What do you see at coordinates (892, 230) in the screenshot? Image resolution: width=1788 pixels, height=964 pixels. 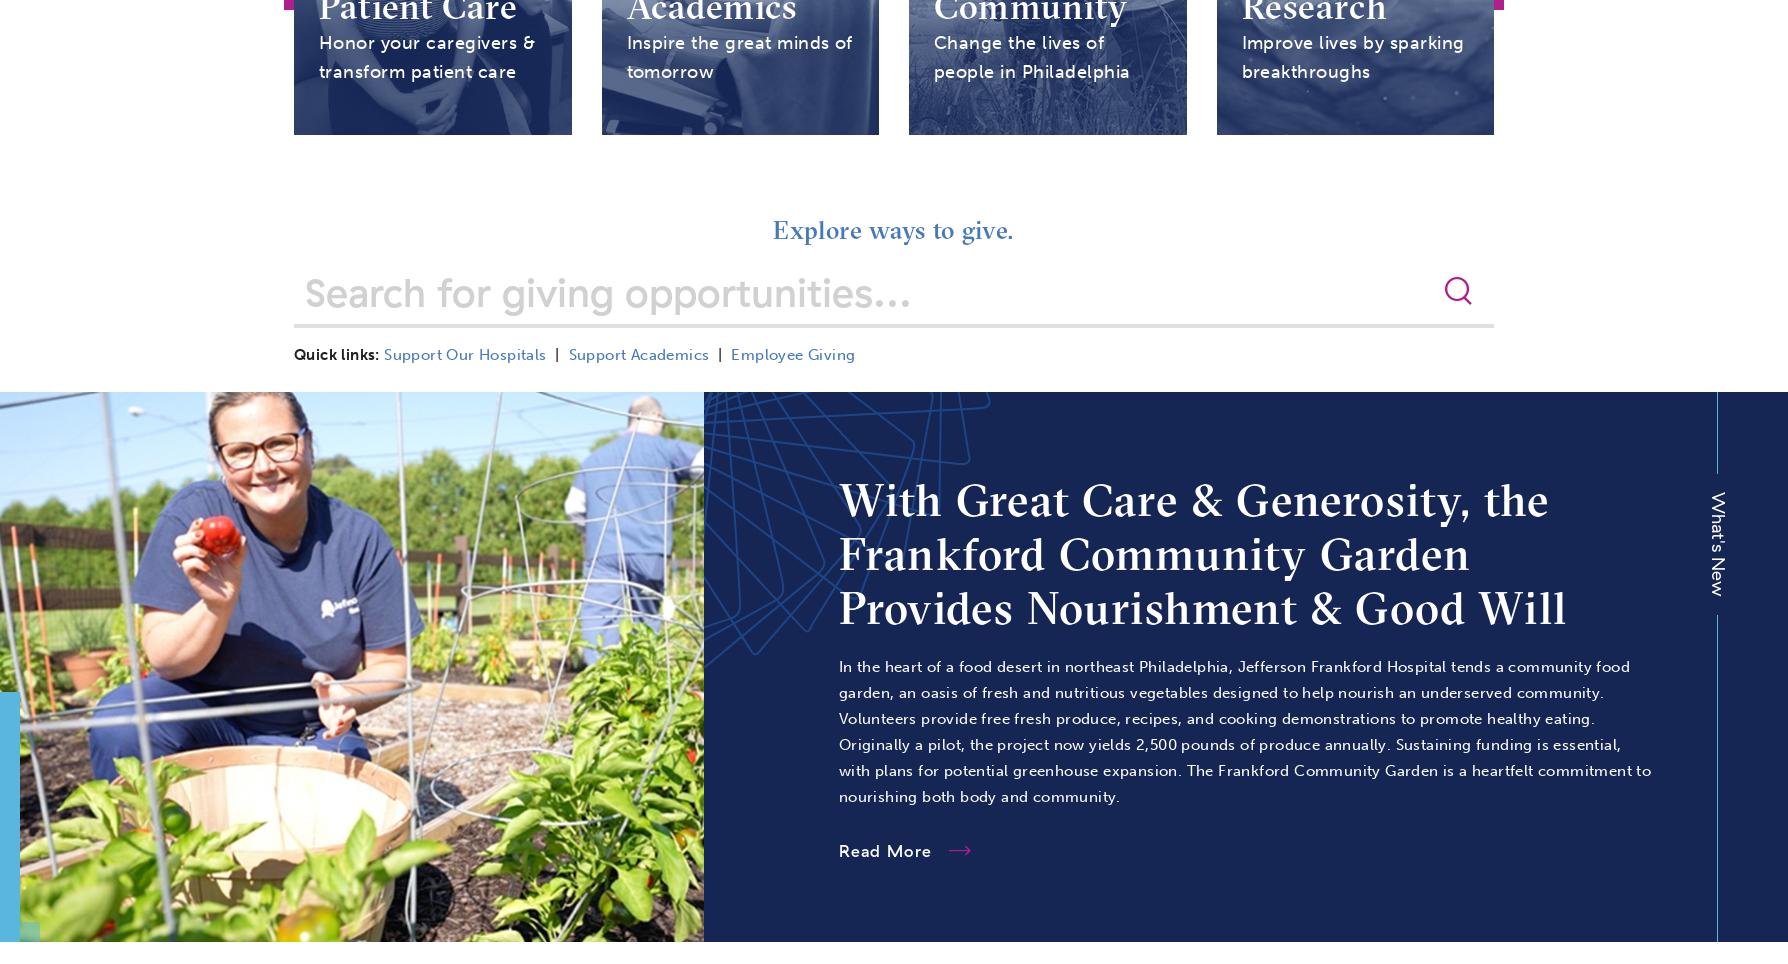 I see `'Explore ways to give.'` at bounding box center [892, 230].